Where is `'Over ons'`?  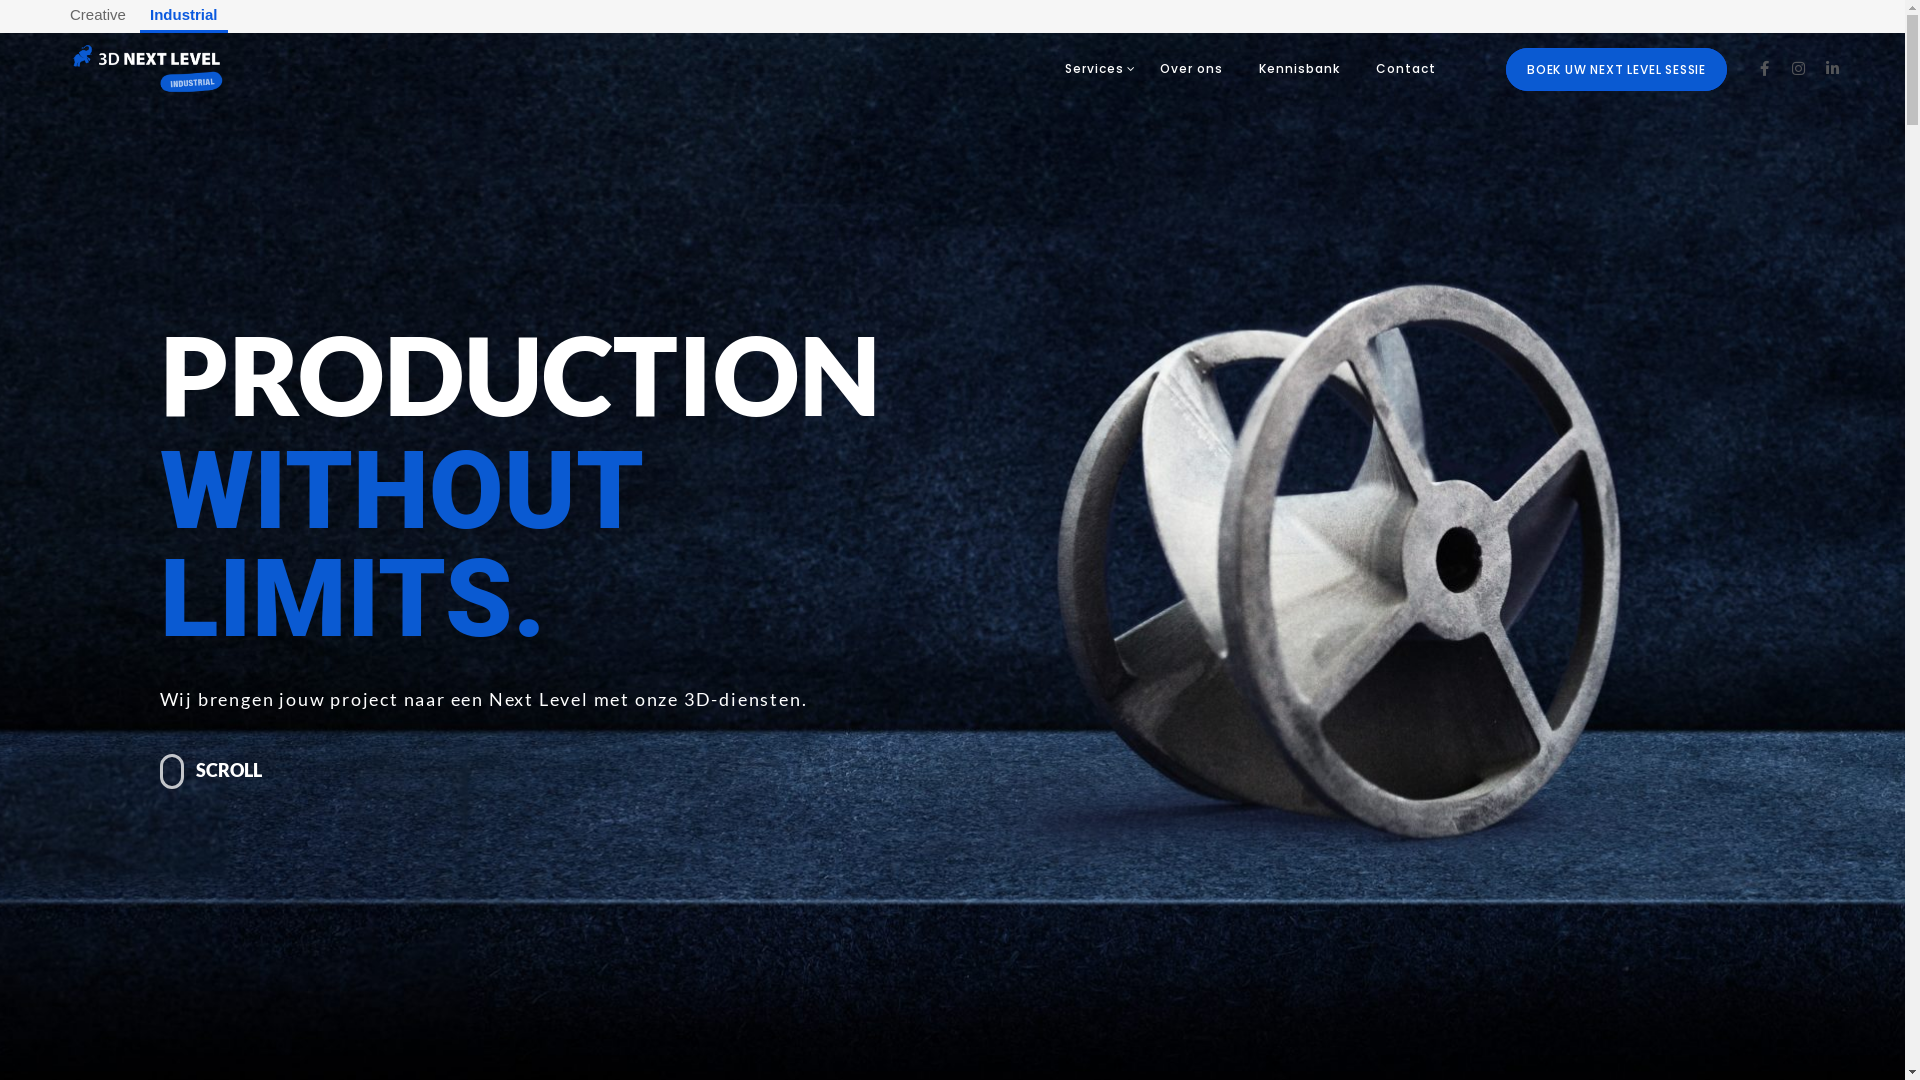 'Over ons' is located at coordinates (1191, 67).